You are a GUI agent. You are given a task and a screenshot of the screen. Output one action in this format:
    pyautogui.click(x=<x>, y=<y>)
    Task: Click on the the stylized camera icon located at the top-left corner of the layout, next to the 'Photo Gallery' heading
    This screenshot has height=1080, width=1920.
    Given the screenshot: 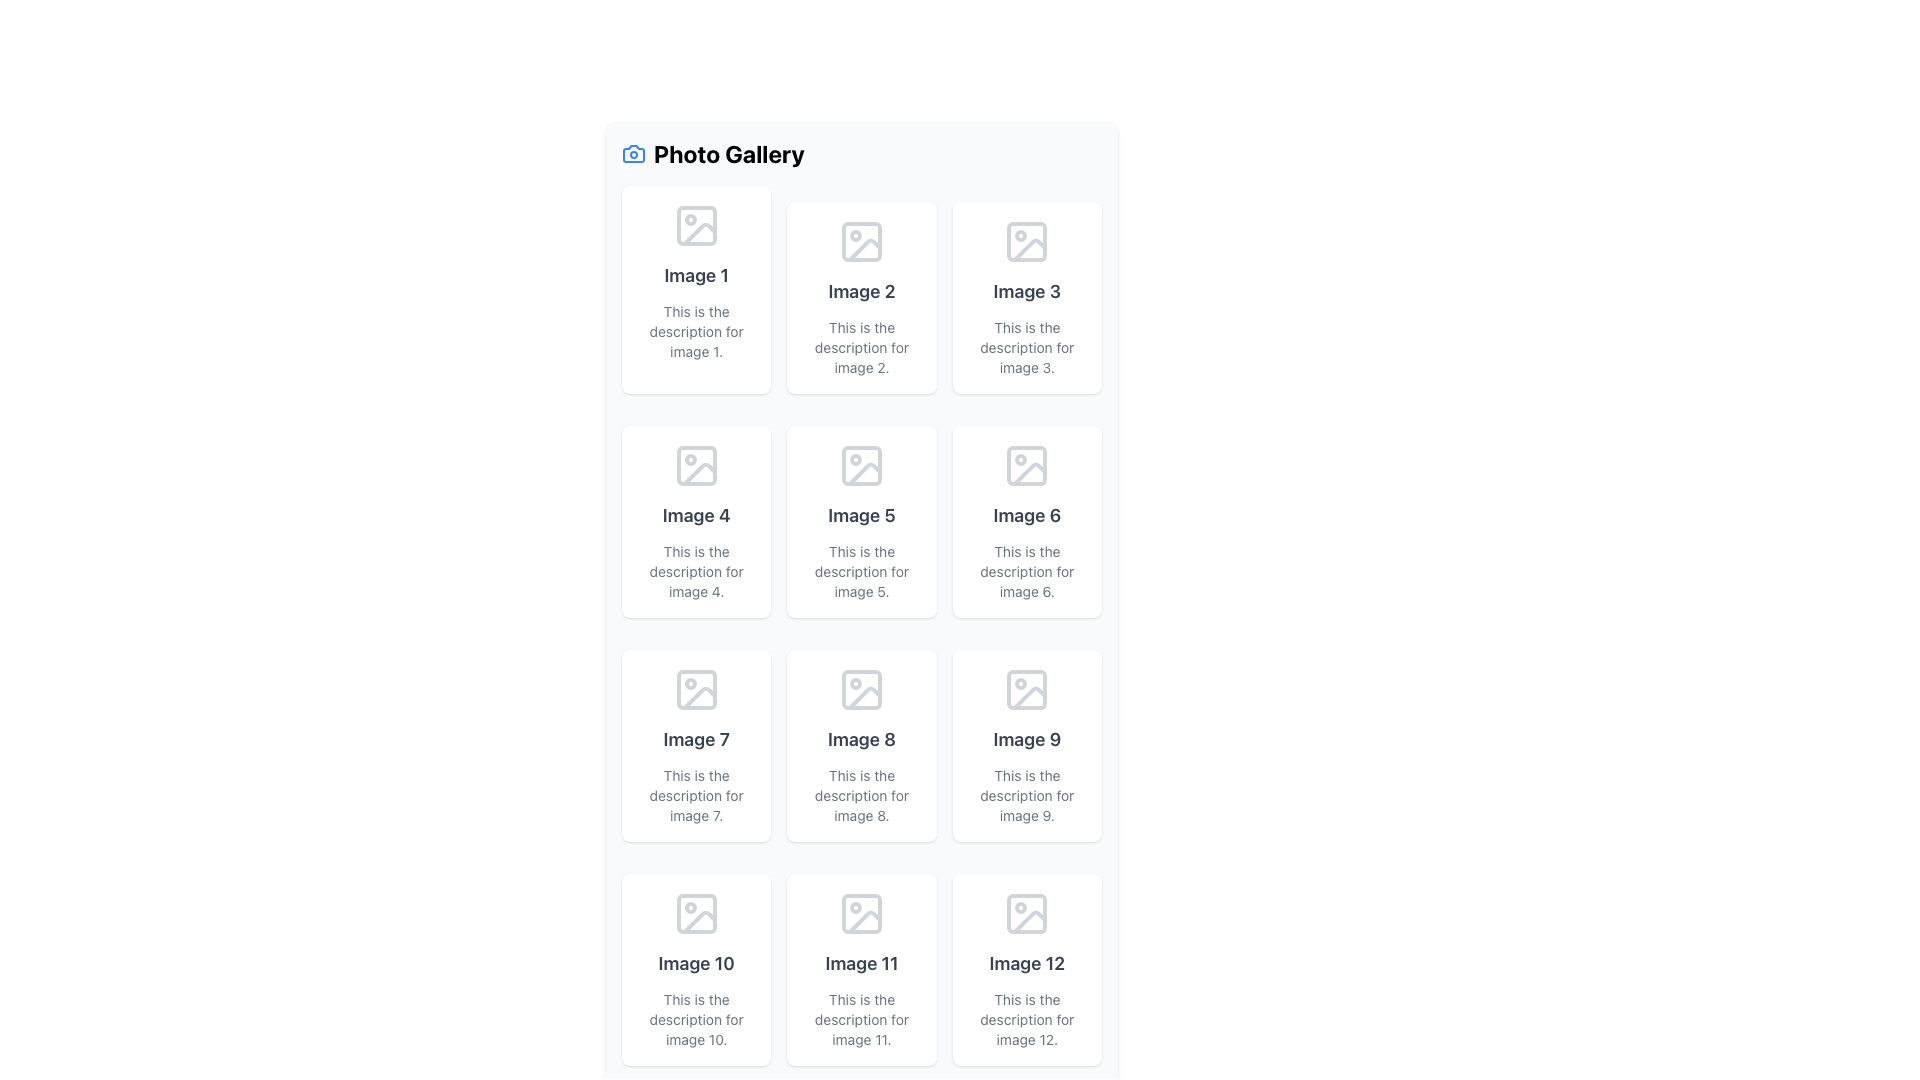 What is the action you would take?
    pyautogui.click(x=632, y=153)
    